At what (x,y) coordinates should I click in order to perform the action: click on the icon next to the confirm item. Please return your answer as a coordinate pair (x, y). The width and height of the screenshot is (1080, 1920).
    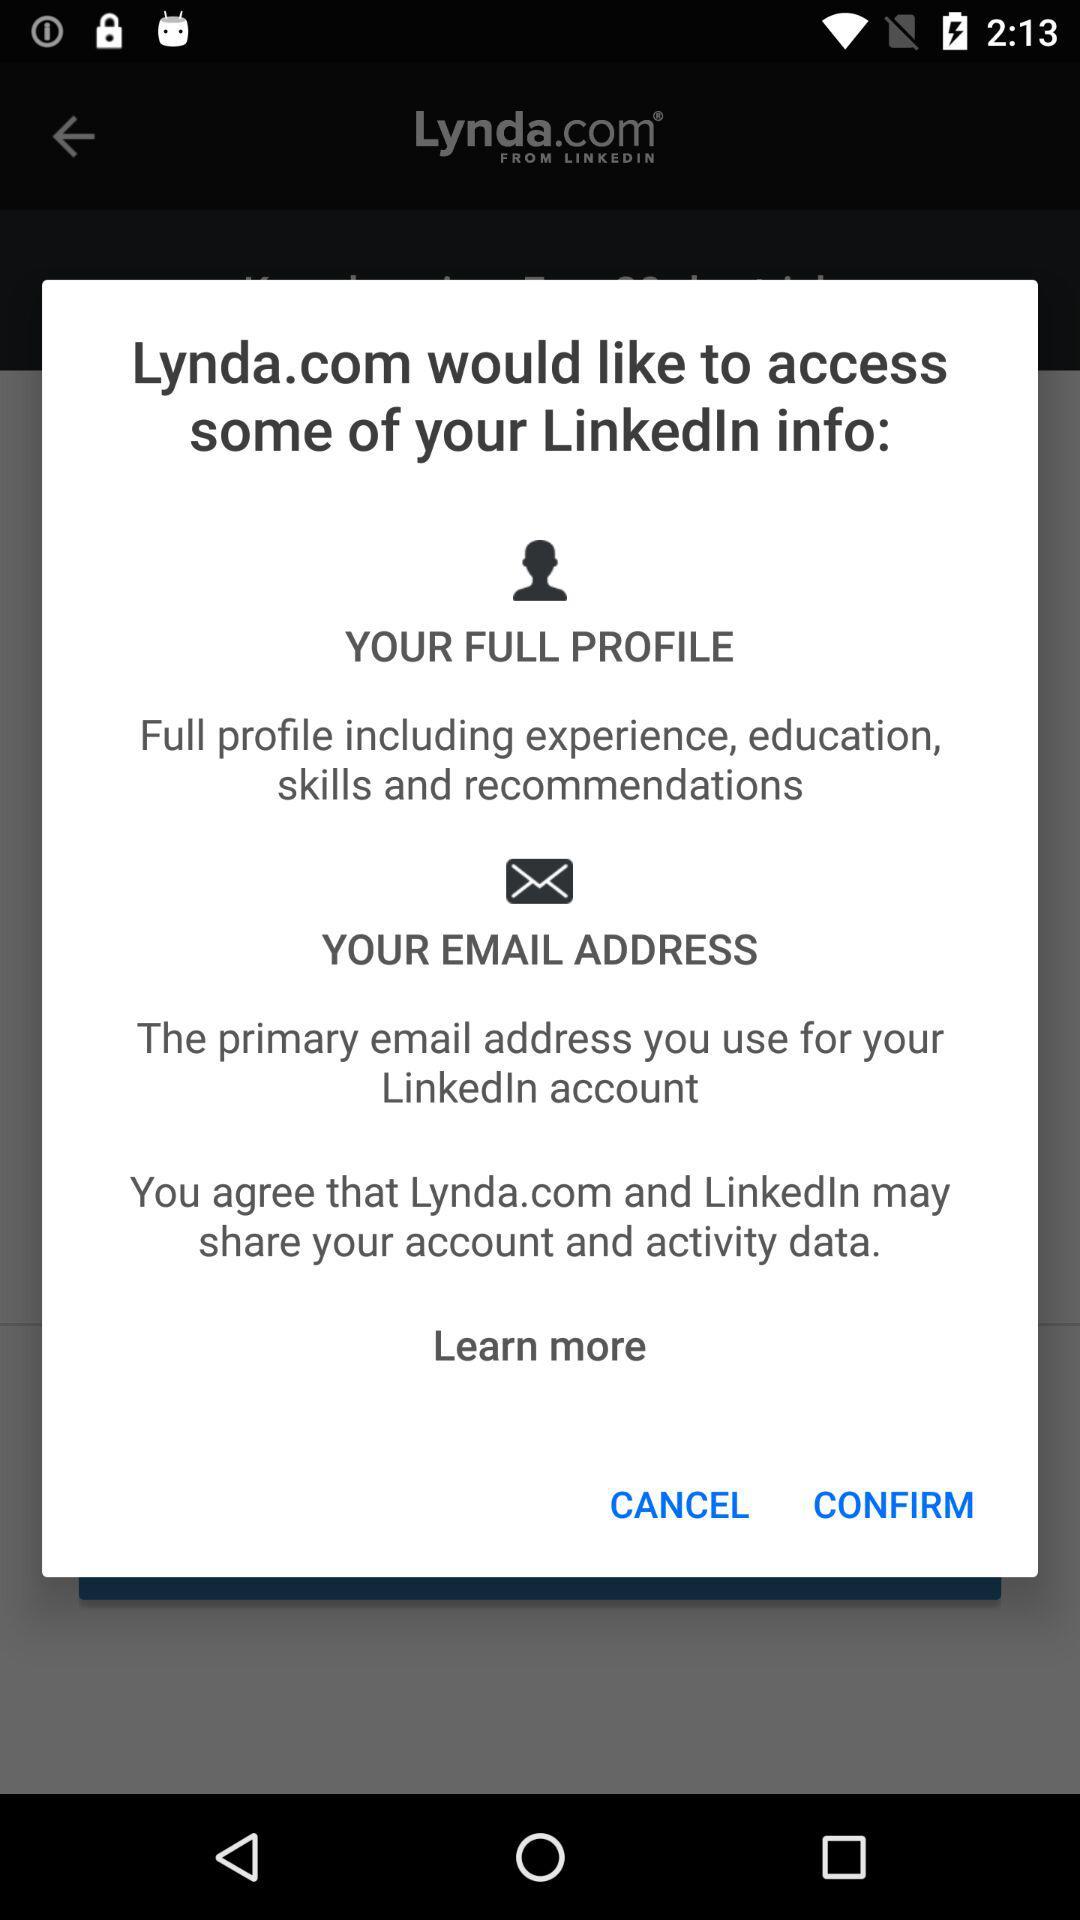
    Looking at the image, I should click on (678, 1503).